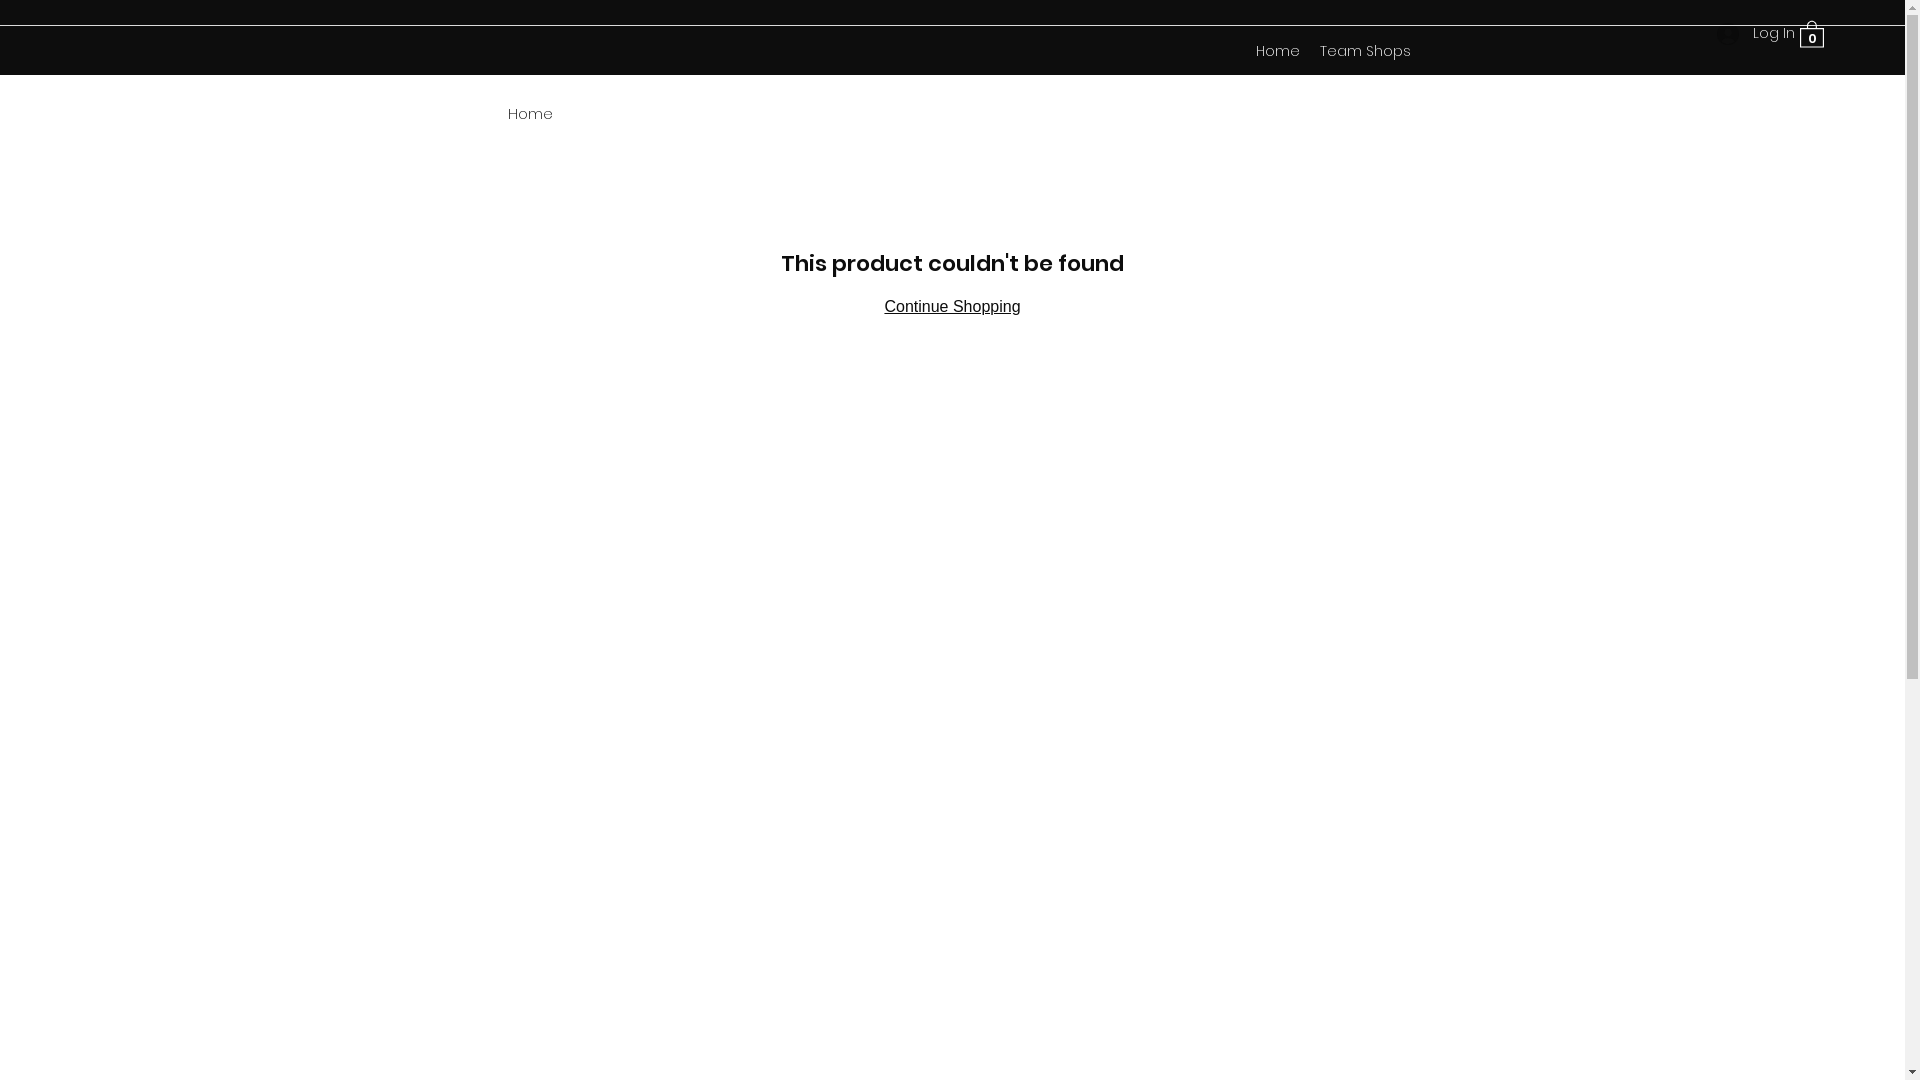  Describe the element at coordinates (1310, 50) in the screenshot. I see `'Team Shops'` at that location.